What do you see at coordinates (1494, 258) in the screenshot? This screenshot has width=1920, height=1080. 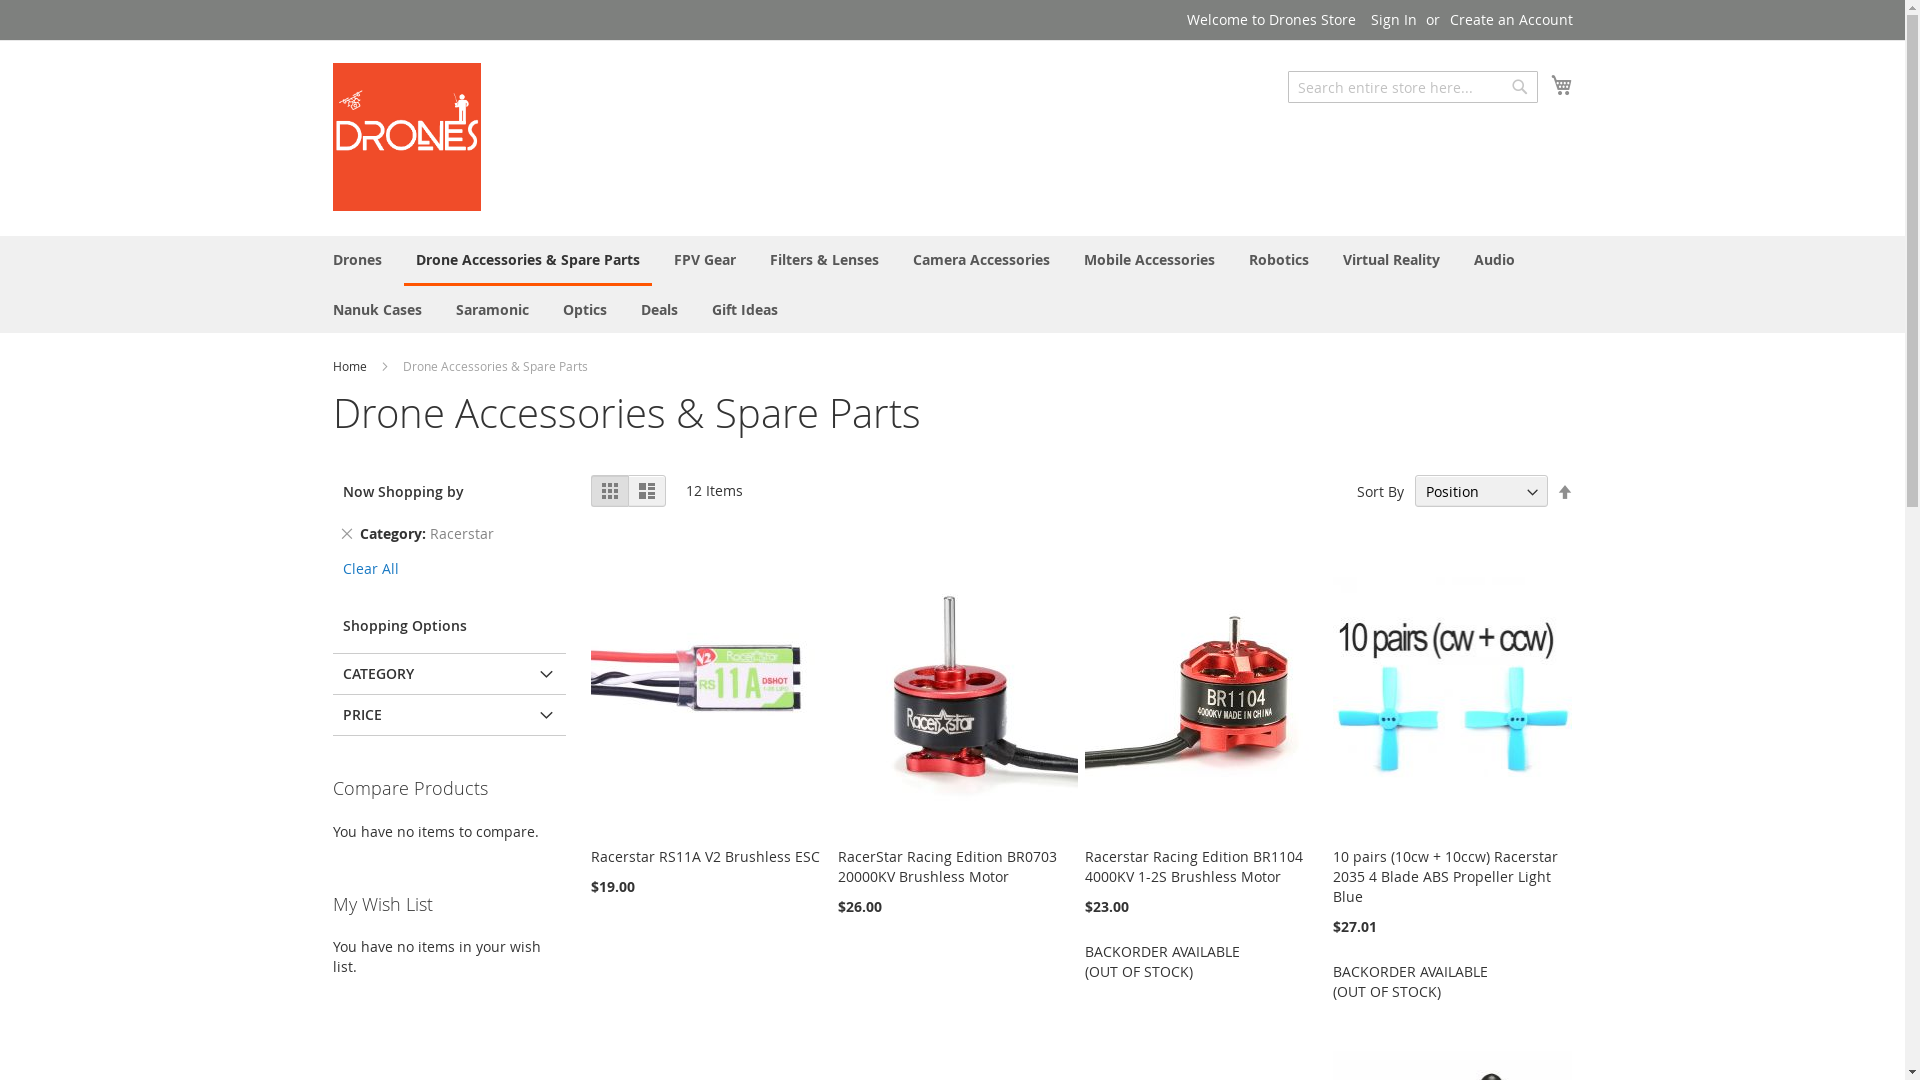 I see `'Audio'` at bounding box center [1494, 258].